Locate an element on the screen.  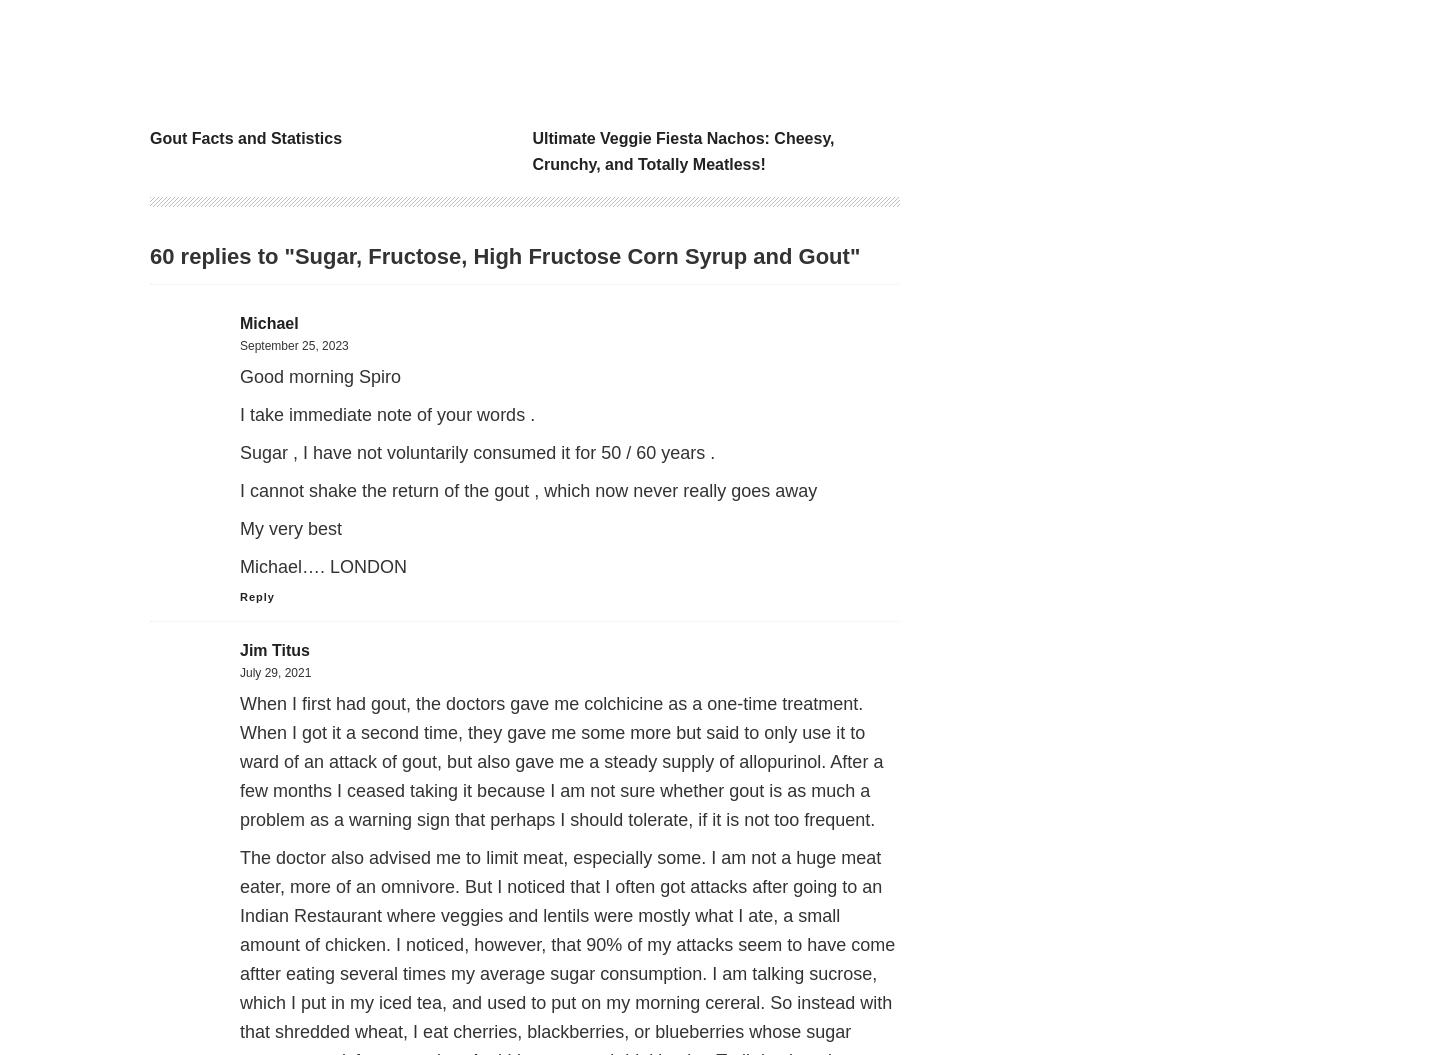
'Michael' is located at coordinates (267, 322).